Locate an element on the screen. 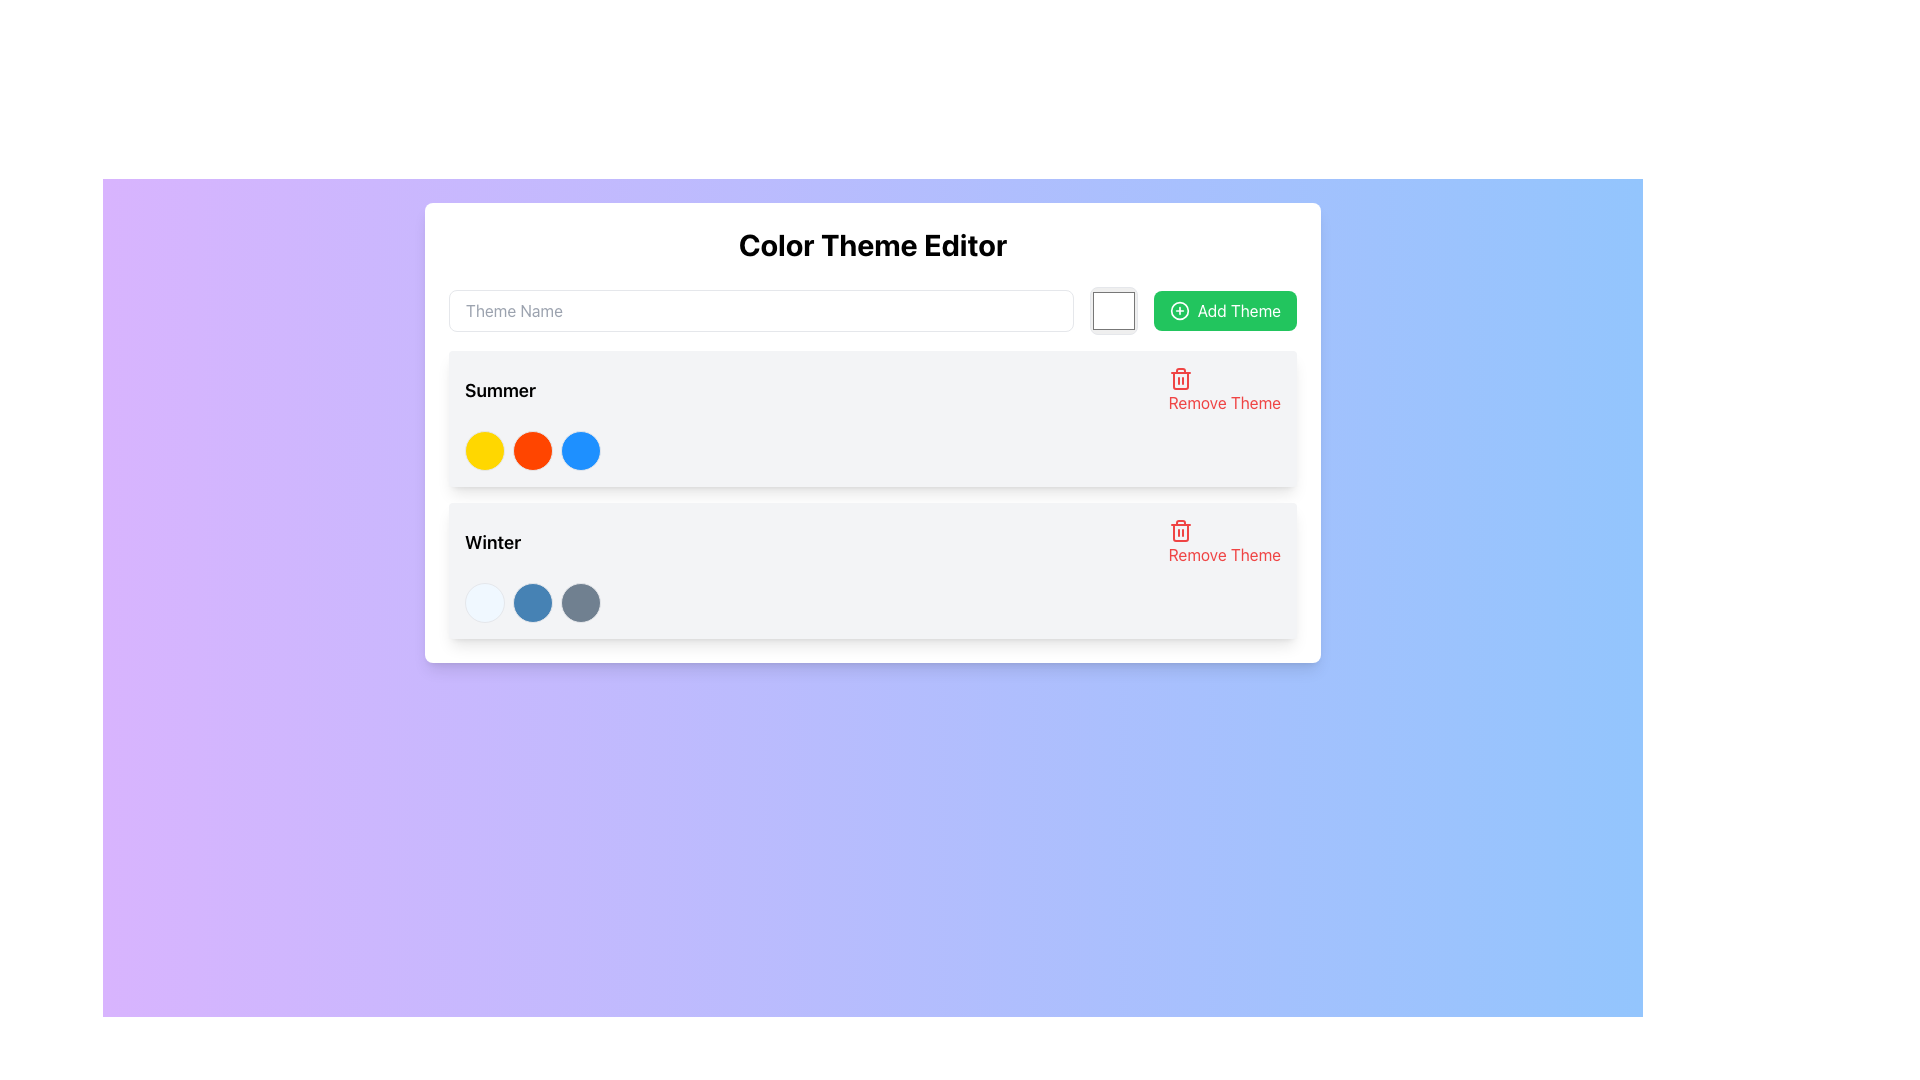 The image size is (1920, 1080). the third circular Color Picker Option in the Winter section of the theme editor is located at coordinates (579, 601).